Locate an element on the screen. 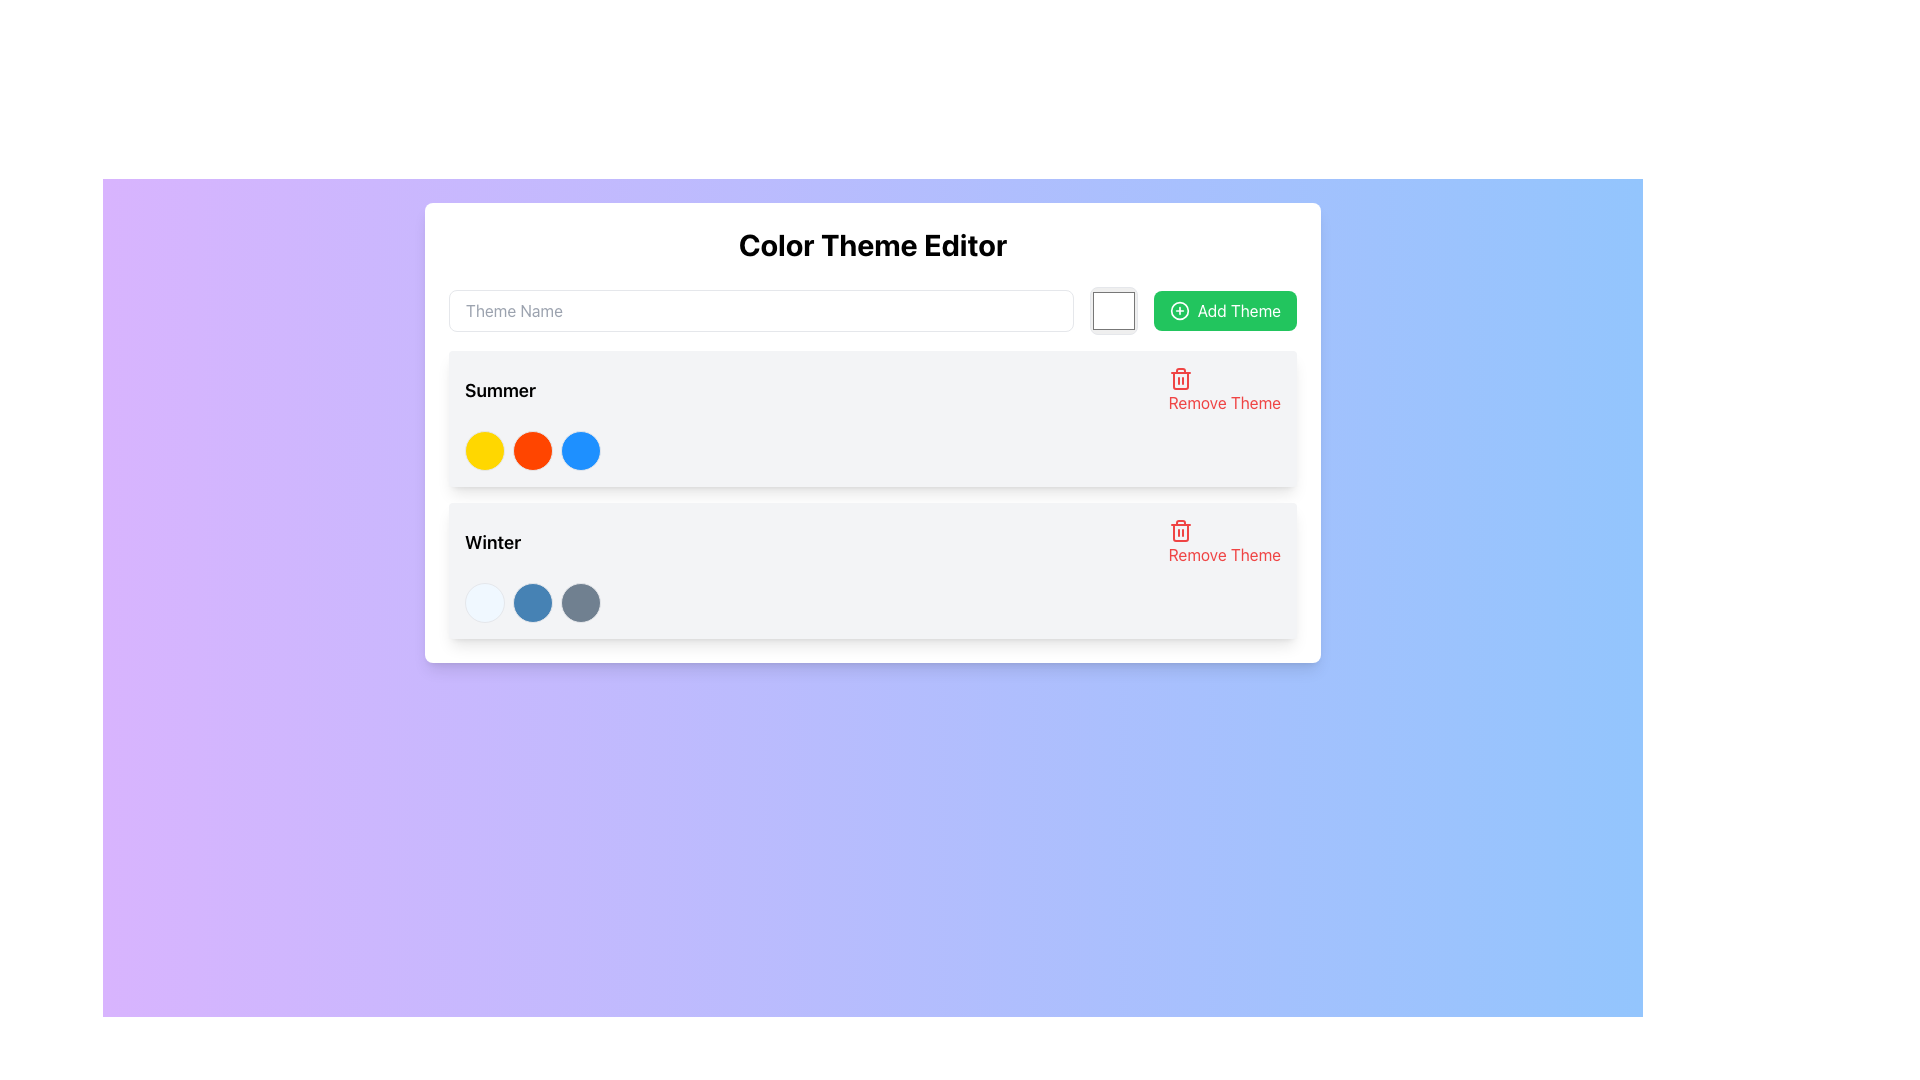 The image size is (1920, 1080). the third circular Color Picker Option in the Winter section of the theme editor is located at coordinates (579, 601).